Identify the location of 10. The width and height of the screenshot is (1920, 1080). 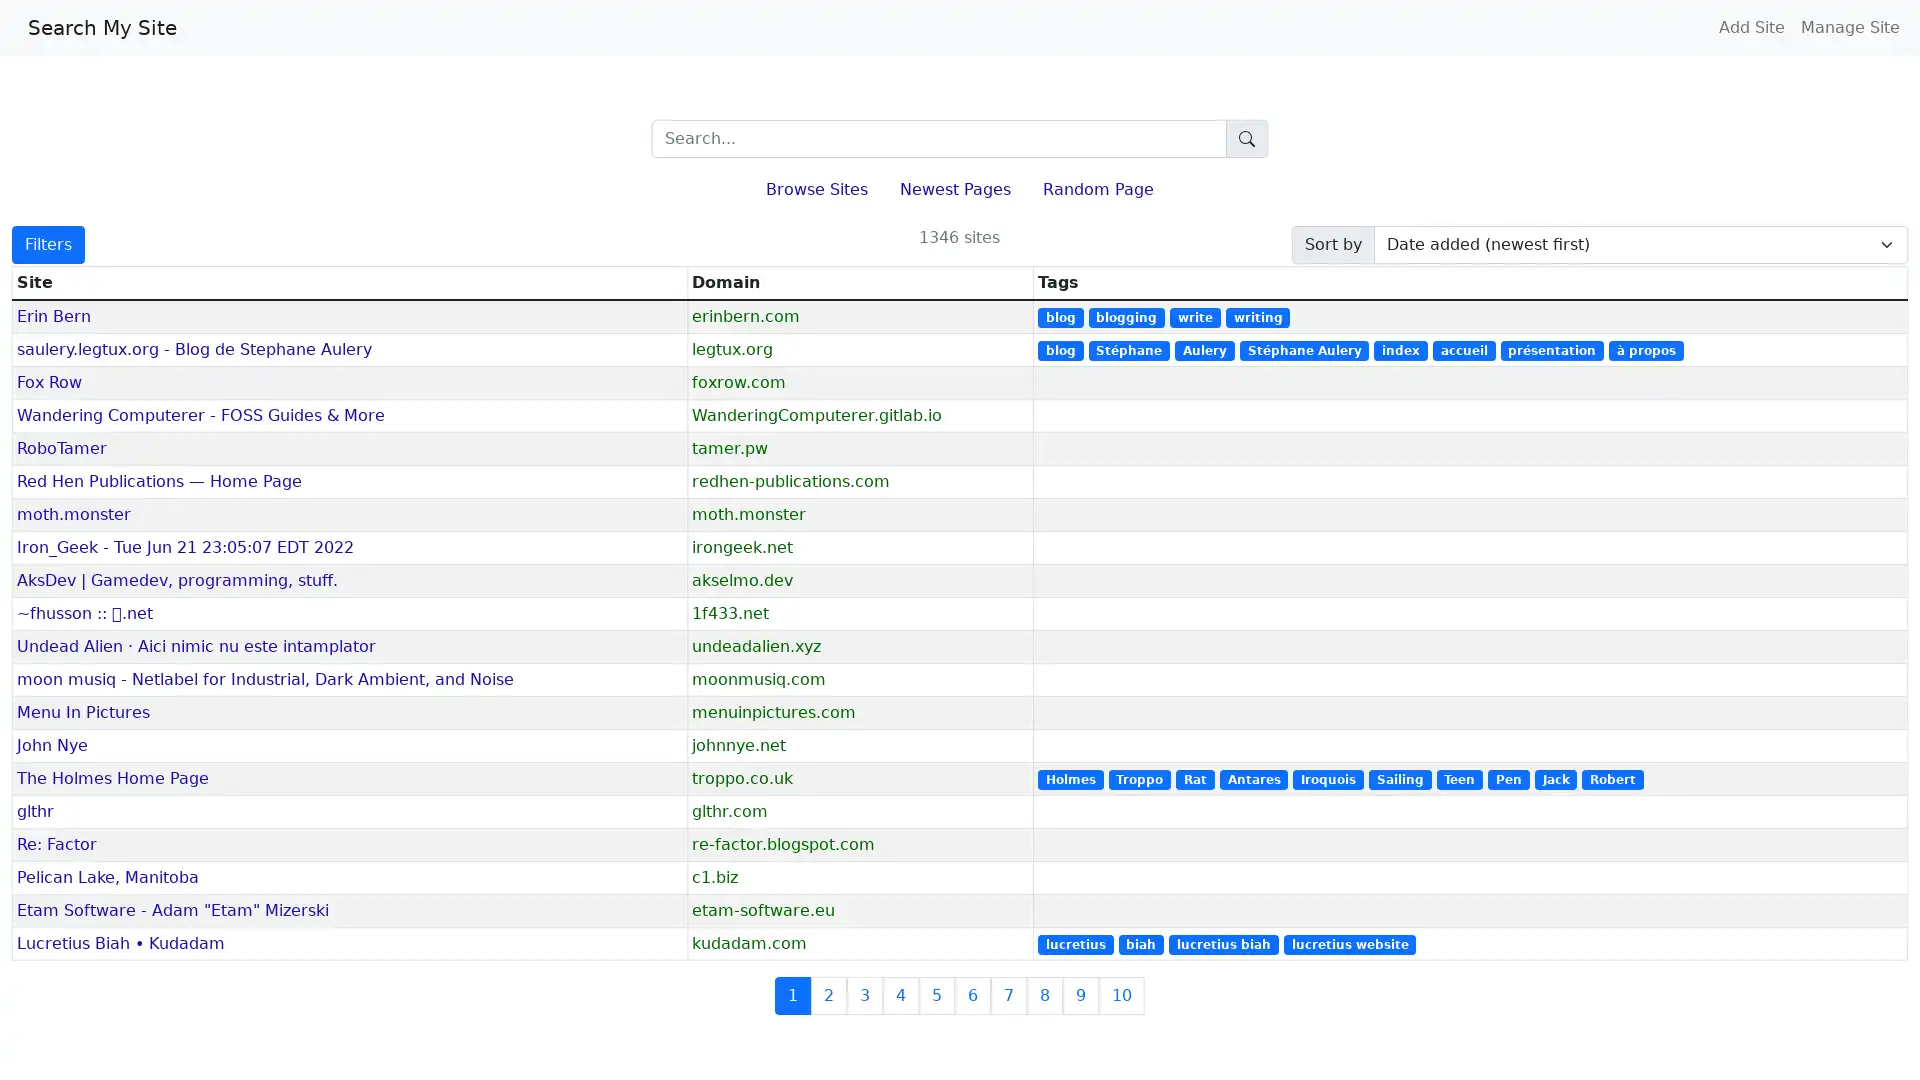
(1122, 995).